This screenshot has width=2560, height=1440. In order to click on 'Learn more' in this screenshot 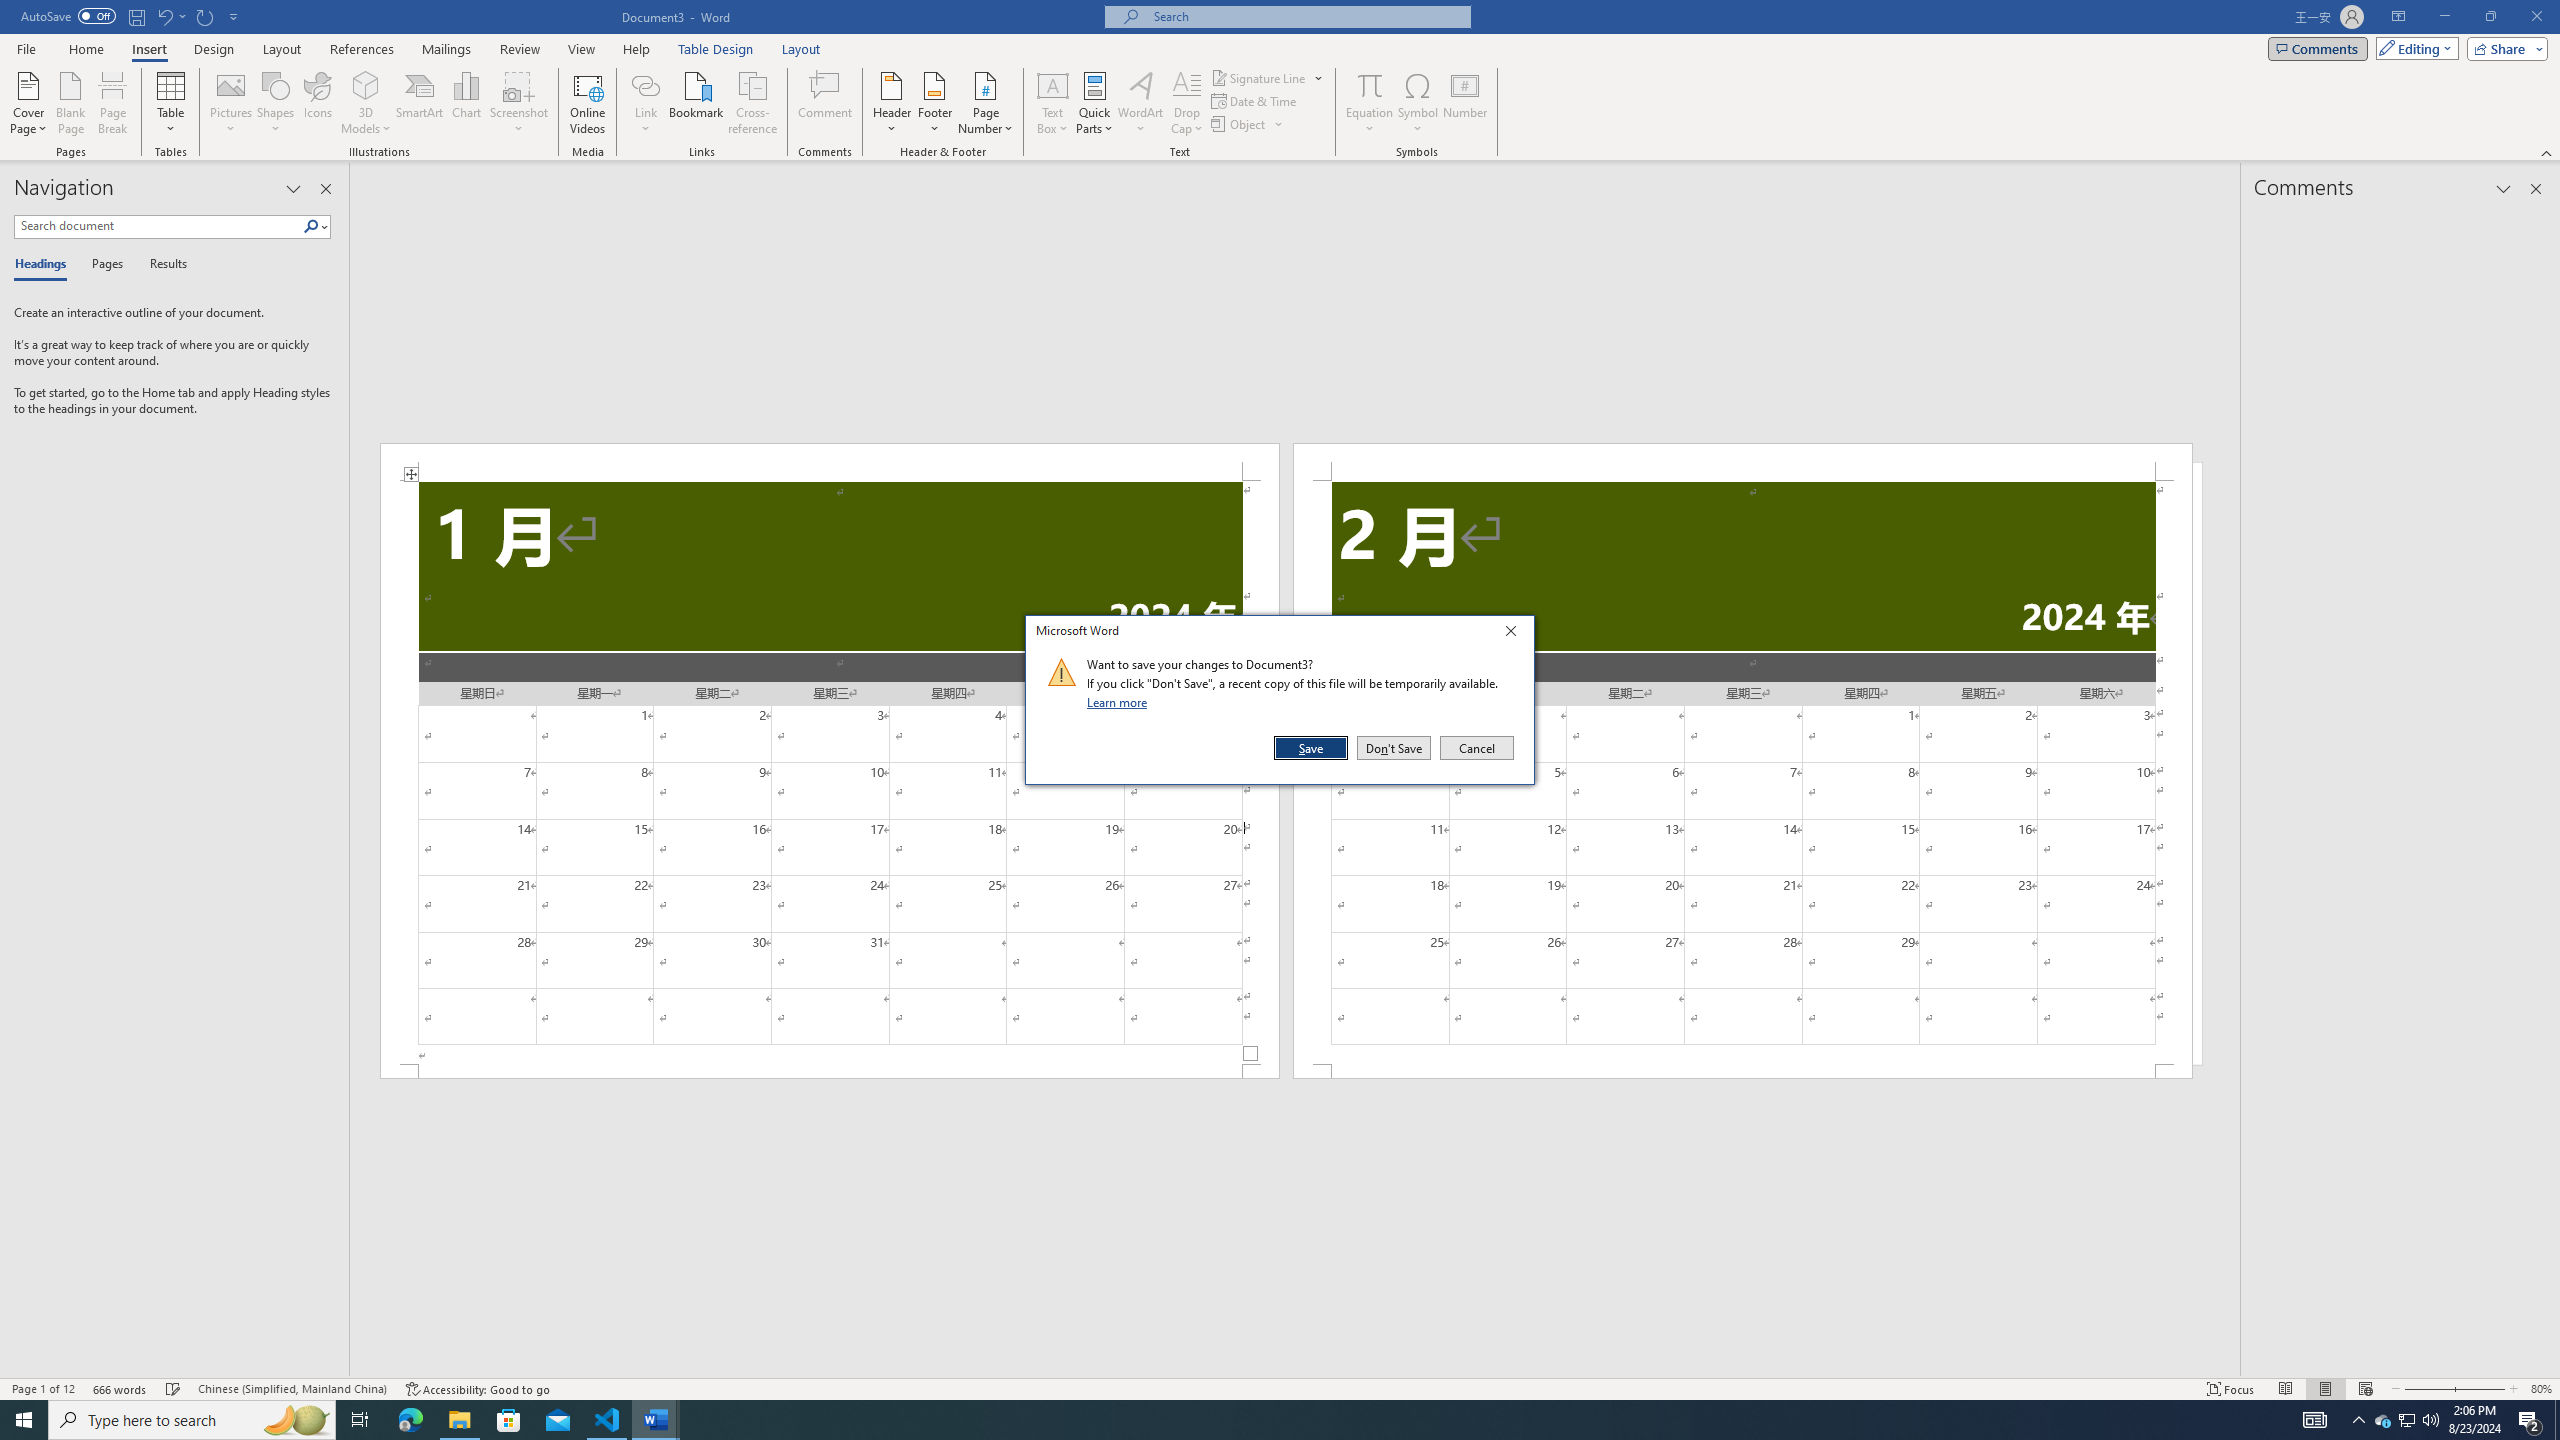, I will do `click(1120, 701)`.